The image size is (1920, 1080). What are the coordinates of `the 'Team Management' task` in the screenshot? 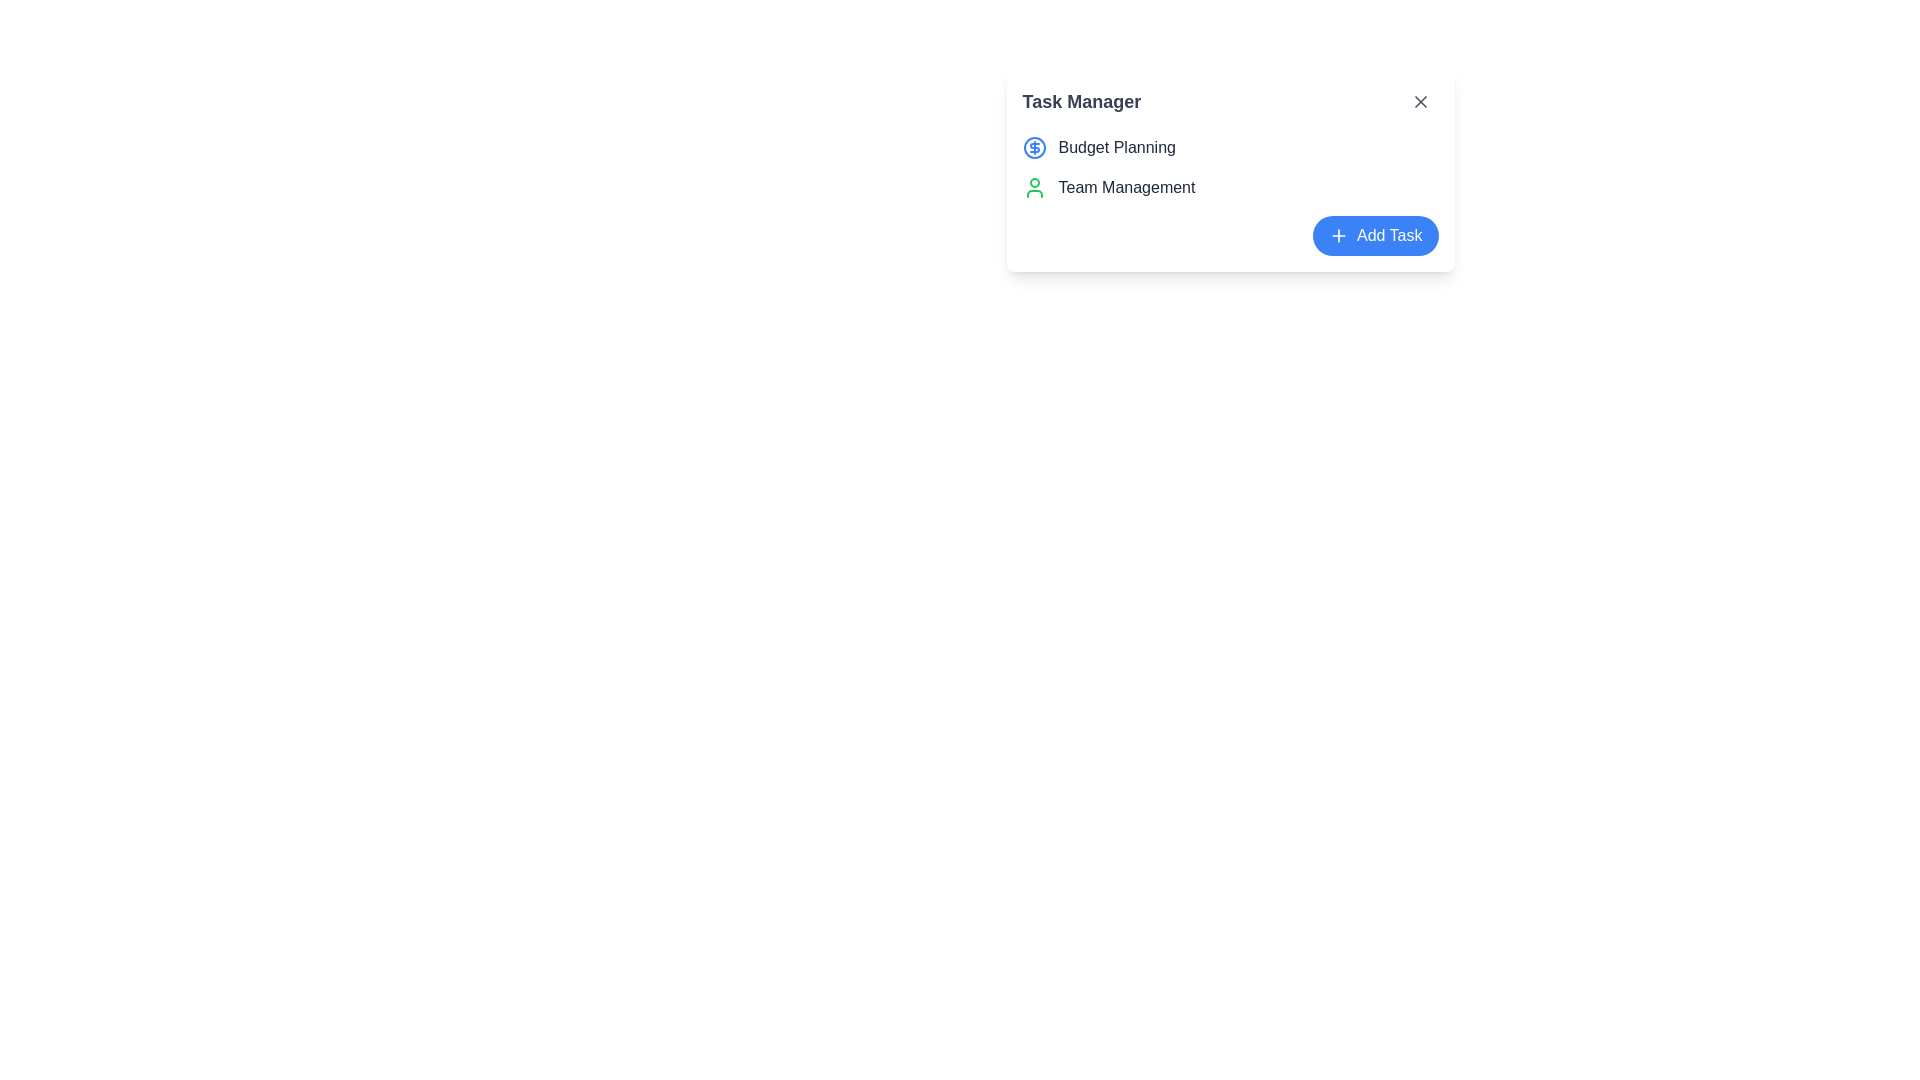 It's located at (1034, 188).